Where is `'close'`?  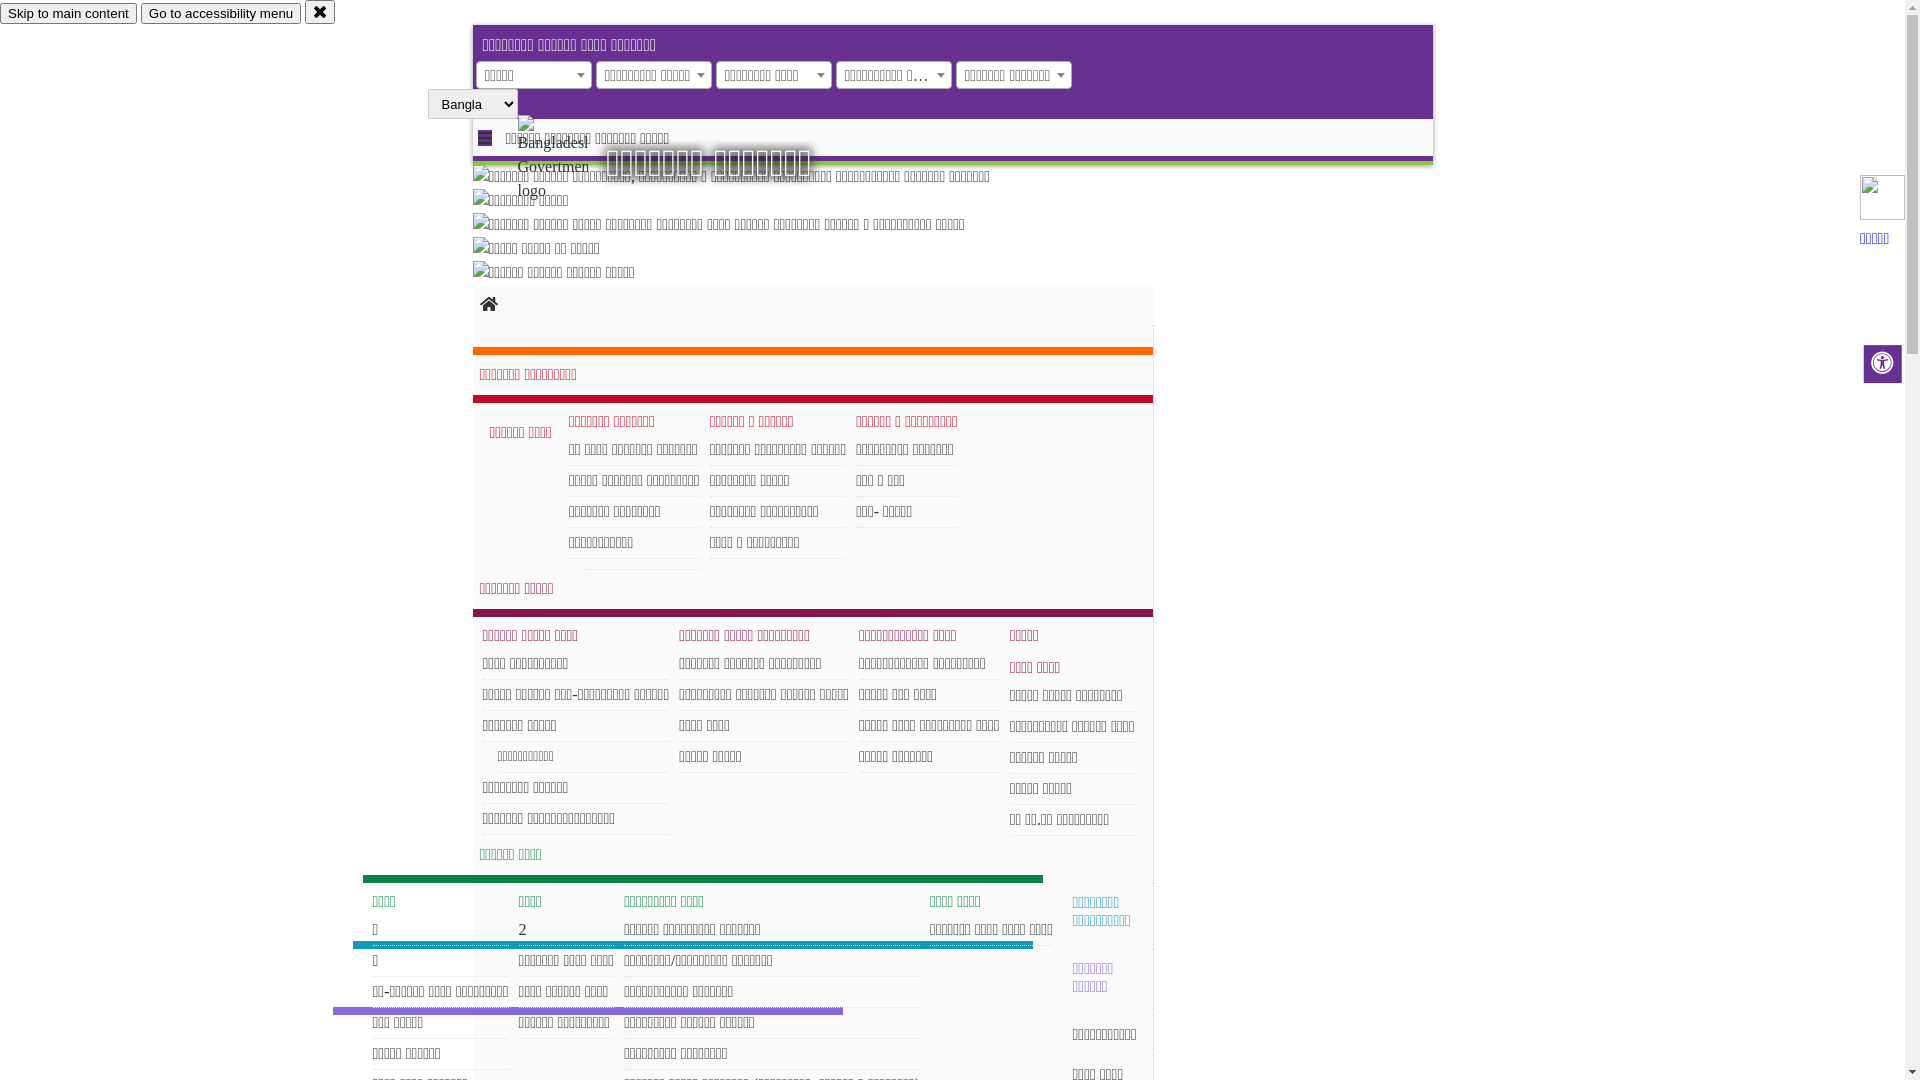
'close' is located at coordinates (320, 11).